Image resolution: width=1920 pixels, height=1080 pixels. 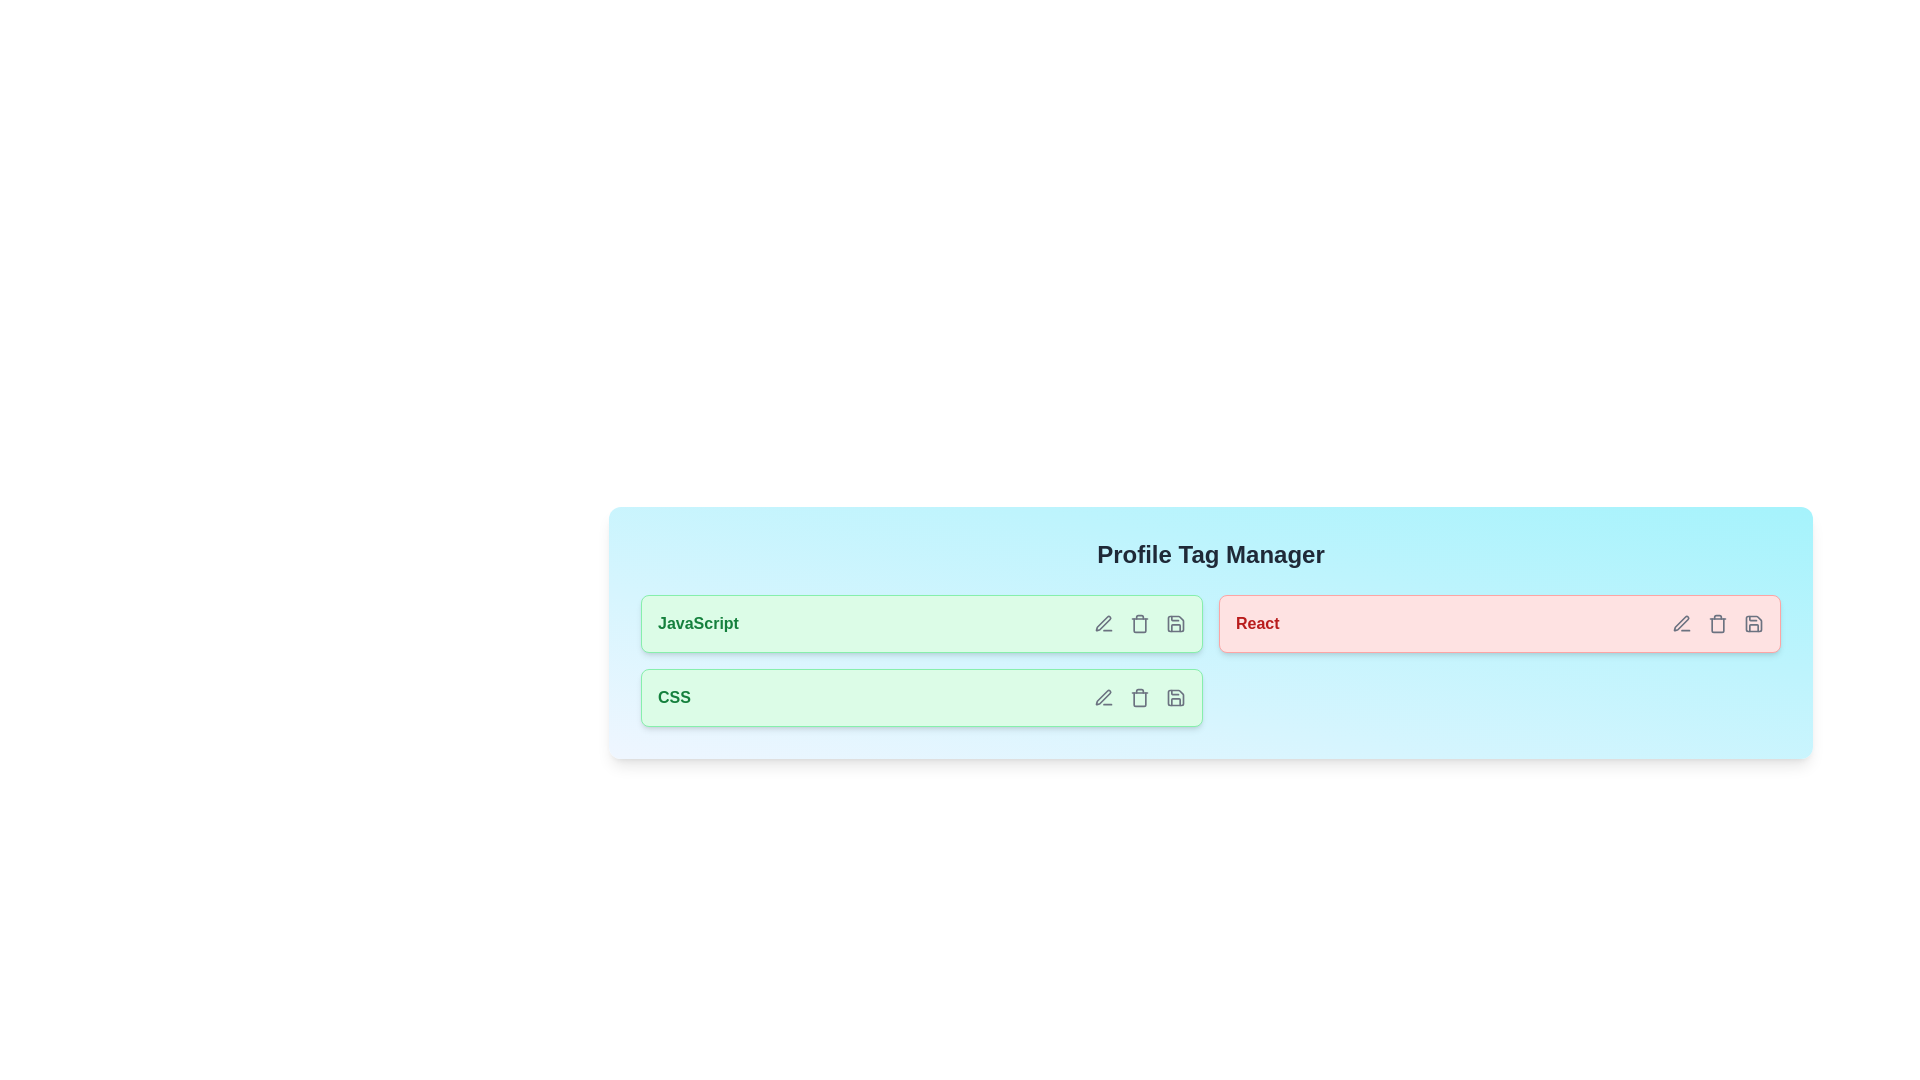 What do you see at coordinates (1680, 623) in the screenshot?
I see `edit icon of the tag labeled React` at bounding box center [1680, 623].